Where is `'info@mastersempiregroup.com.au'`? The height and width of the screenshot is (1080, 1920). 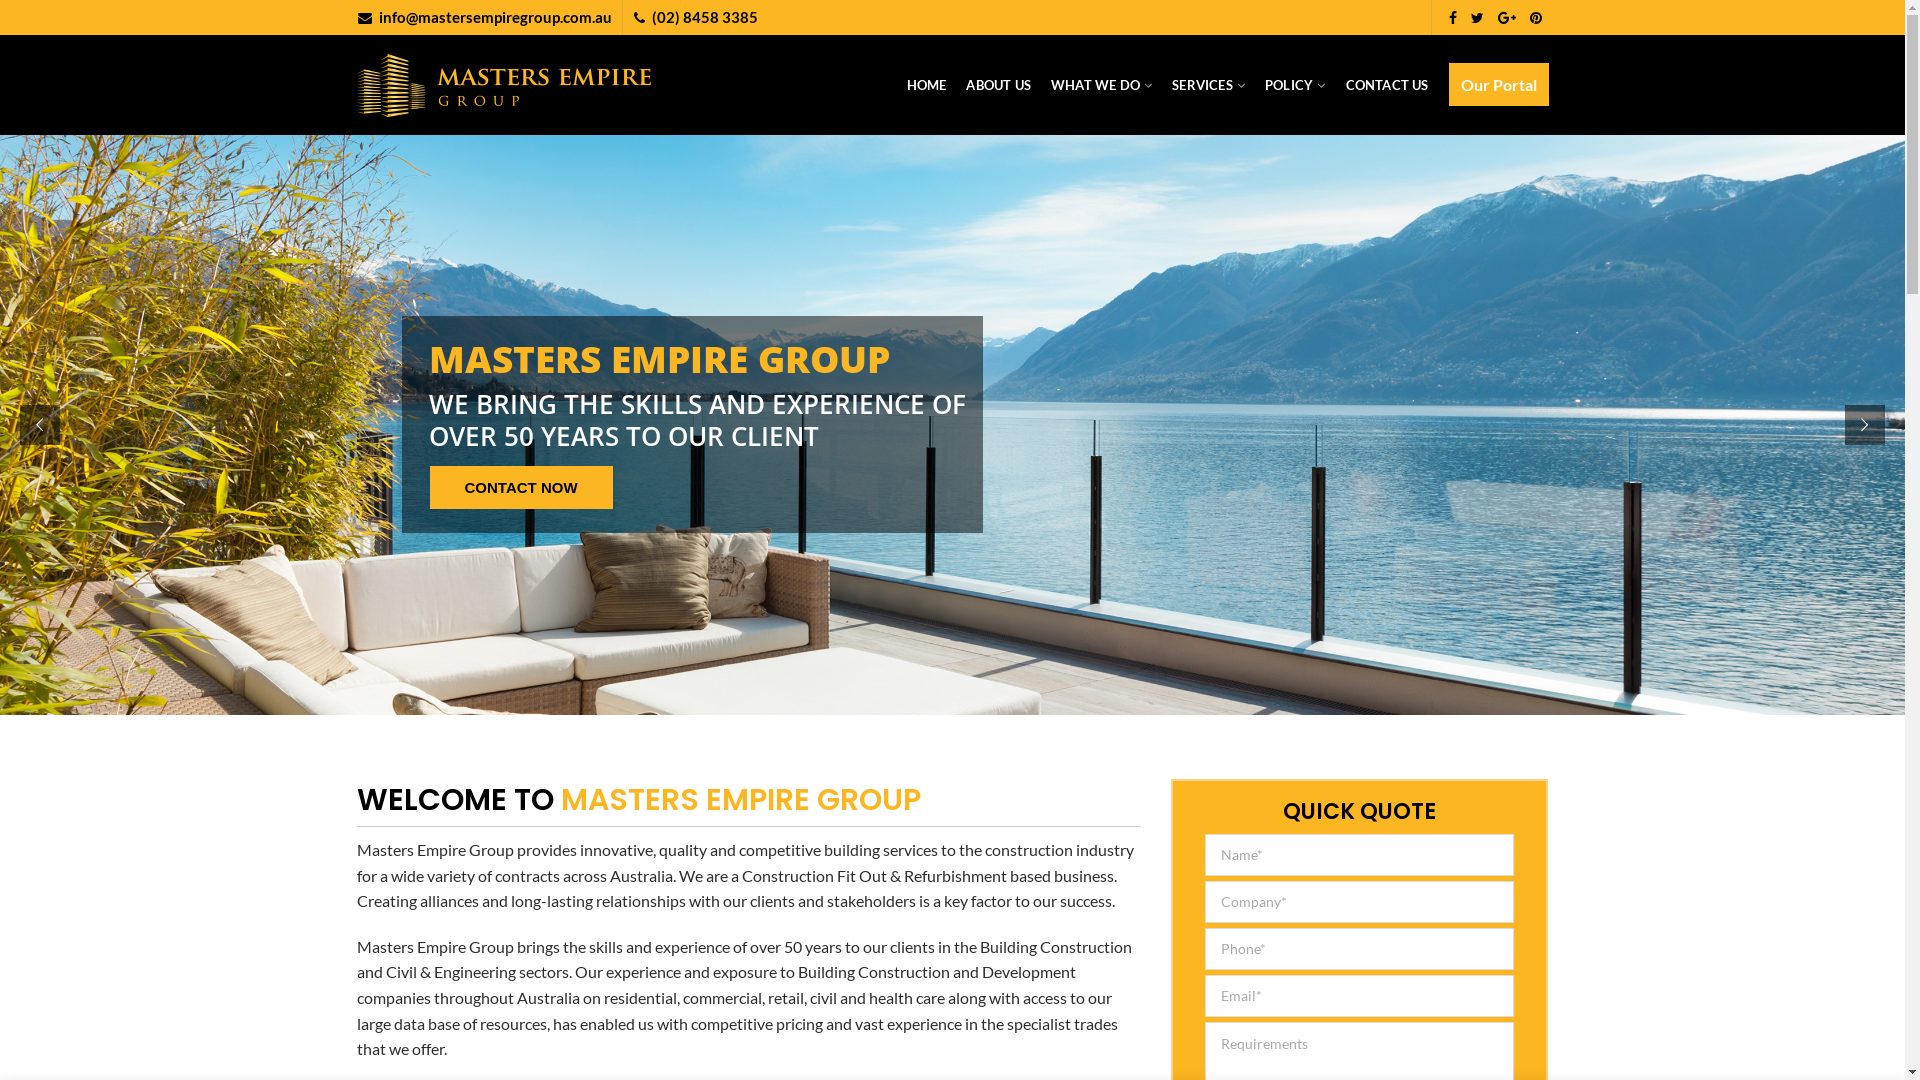 'info@mastersempiregroup.com.au' is located at coordinates (494, 16).